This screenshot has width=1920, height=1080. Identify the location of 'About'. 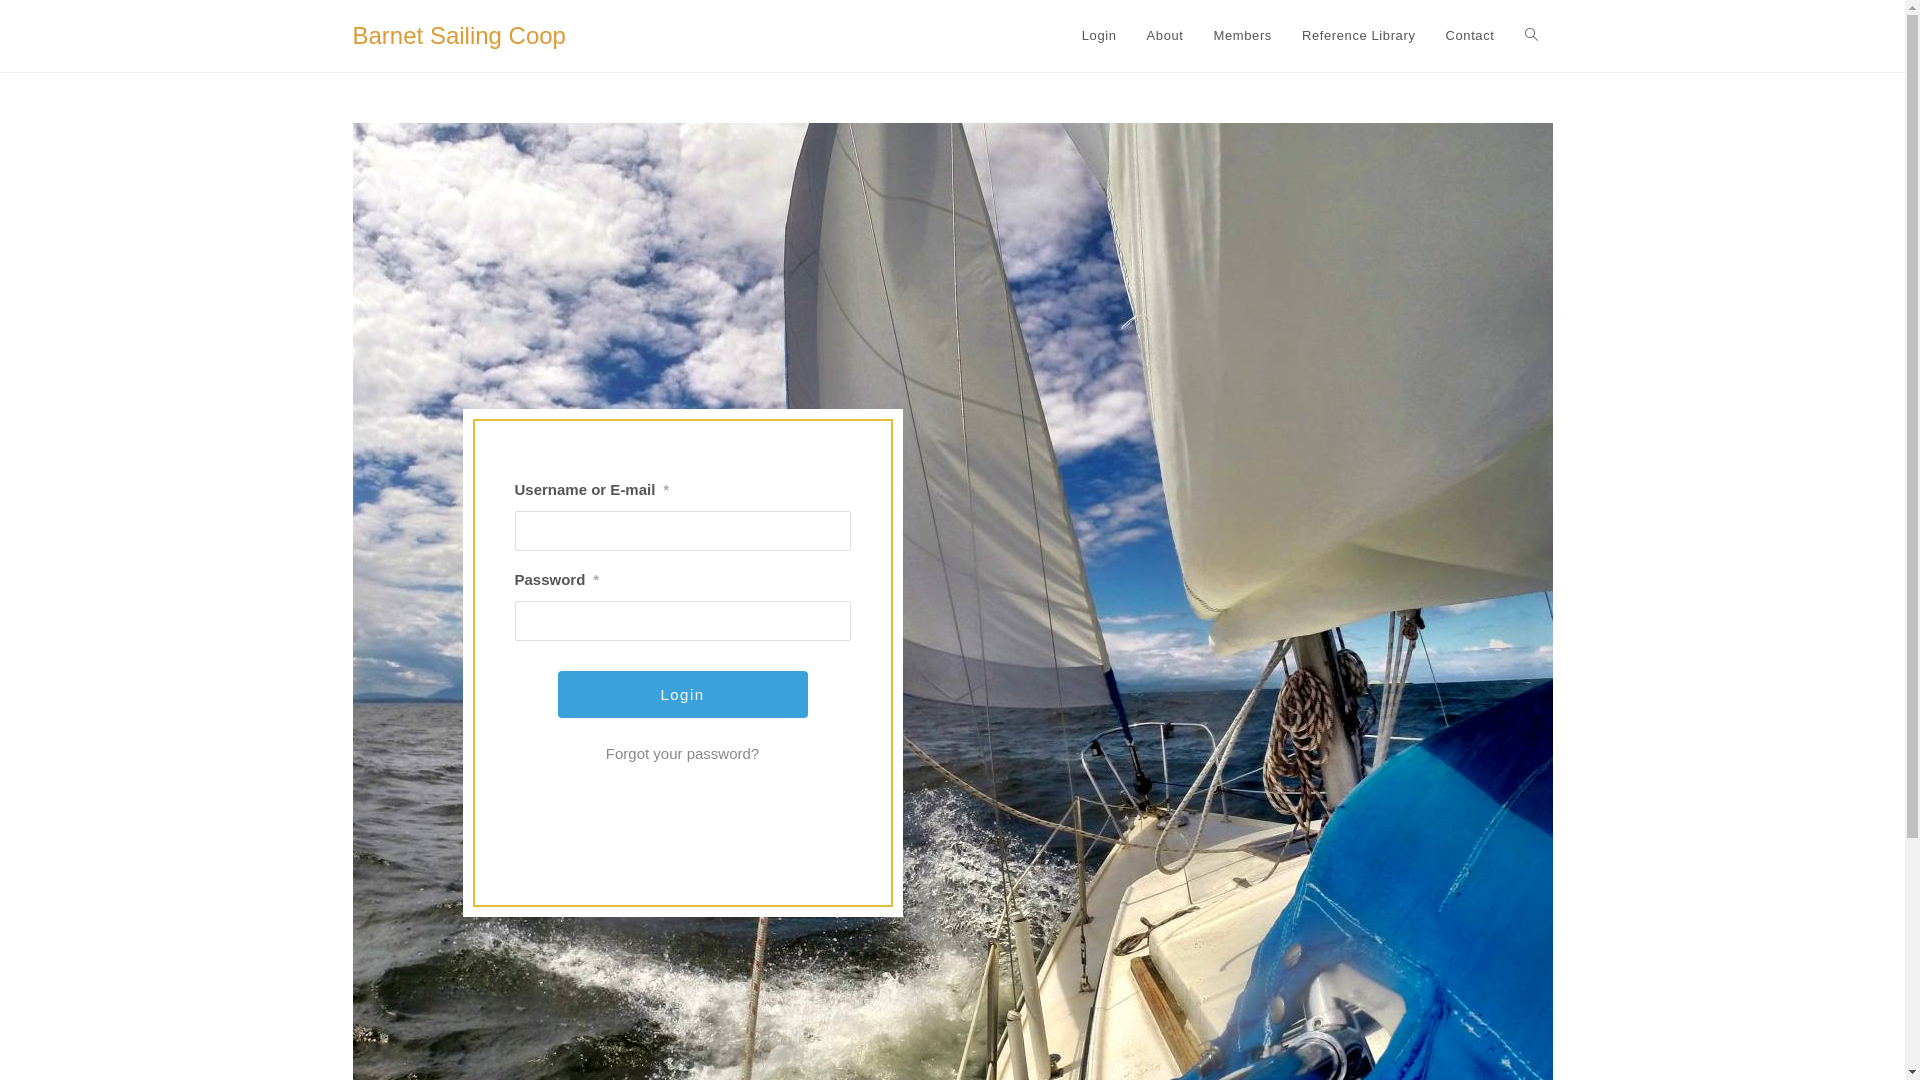
(1132, 35).